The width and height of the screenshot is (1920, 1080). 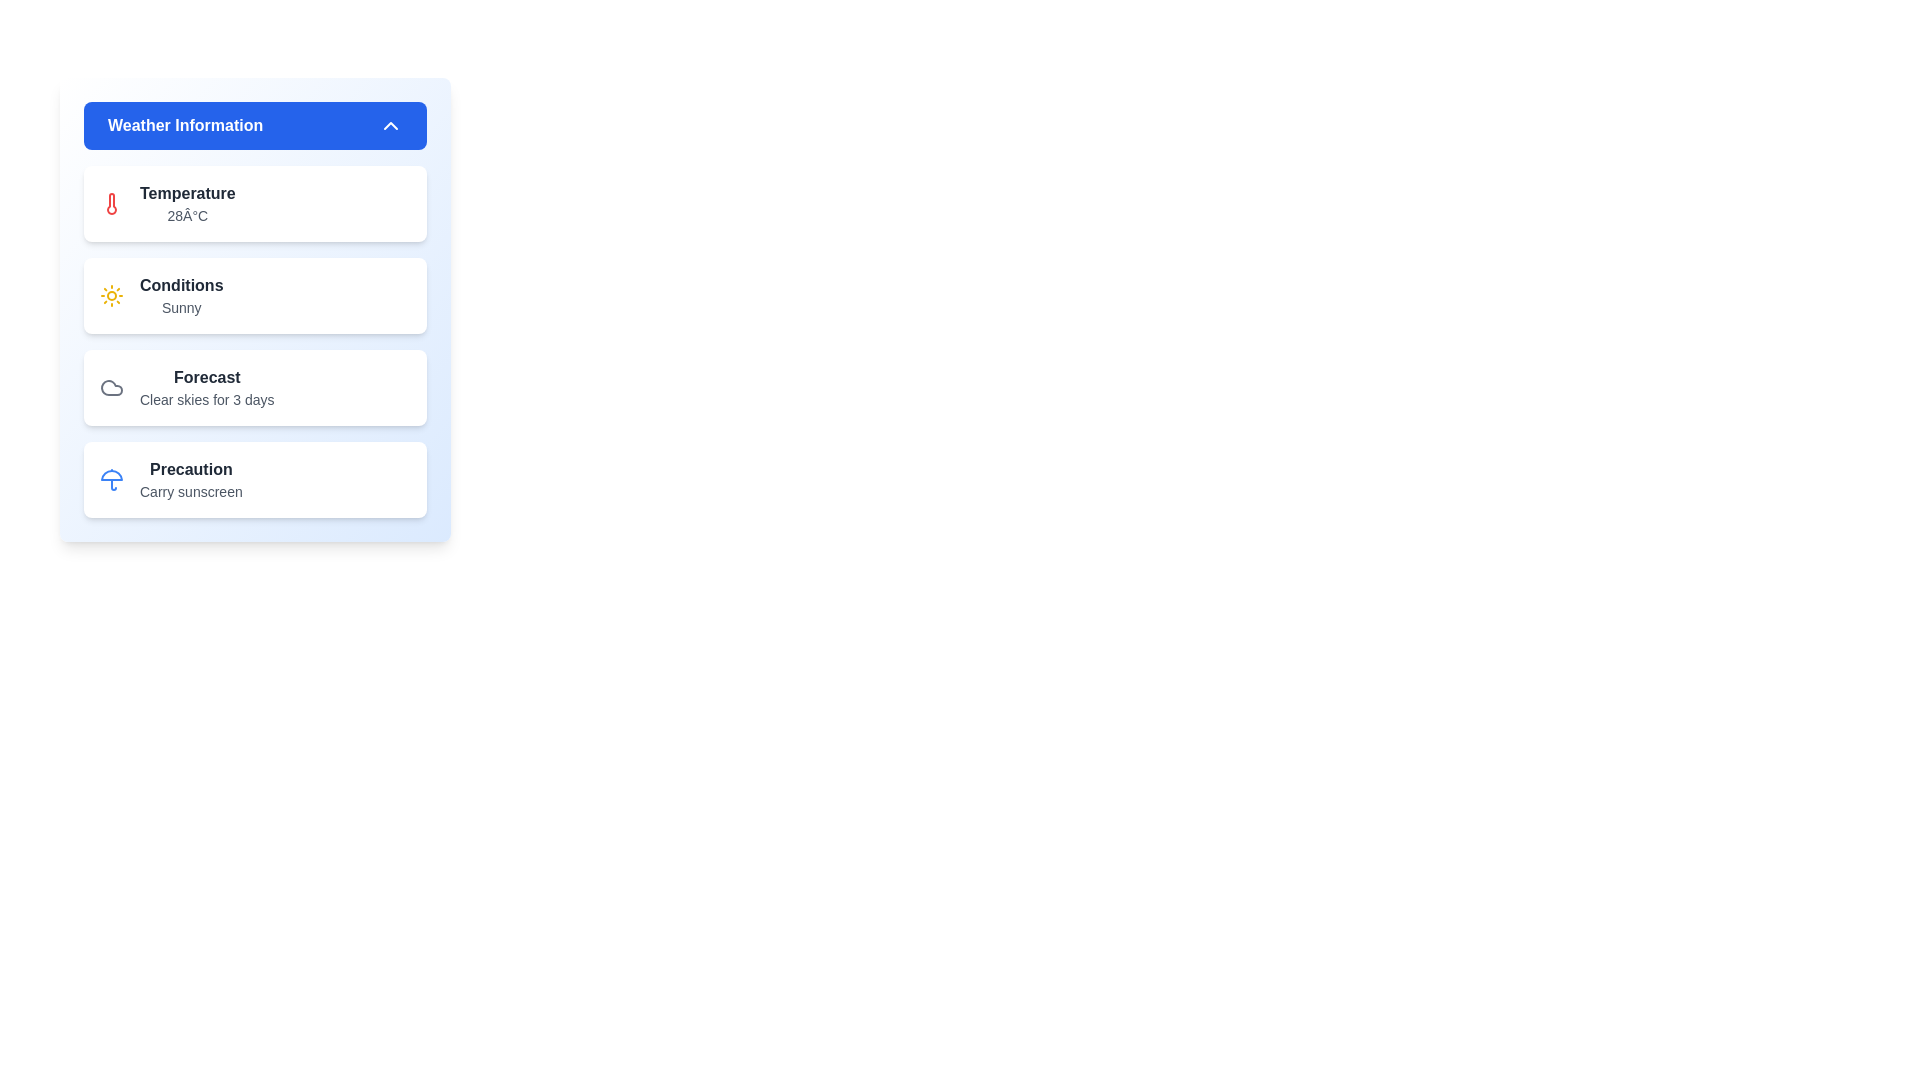 What do you see at coordinates (181, 308) in the screenshot?
I see `the text label displaying the word 'Sunny' in gray, located below the 'Conditions' label in the Weather Information panel` at bounding box center [181, 308].